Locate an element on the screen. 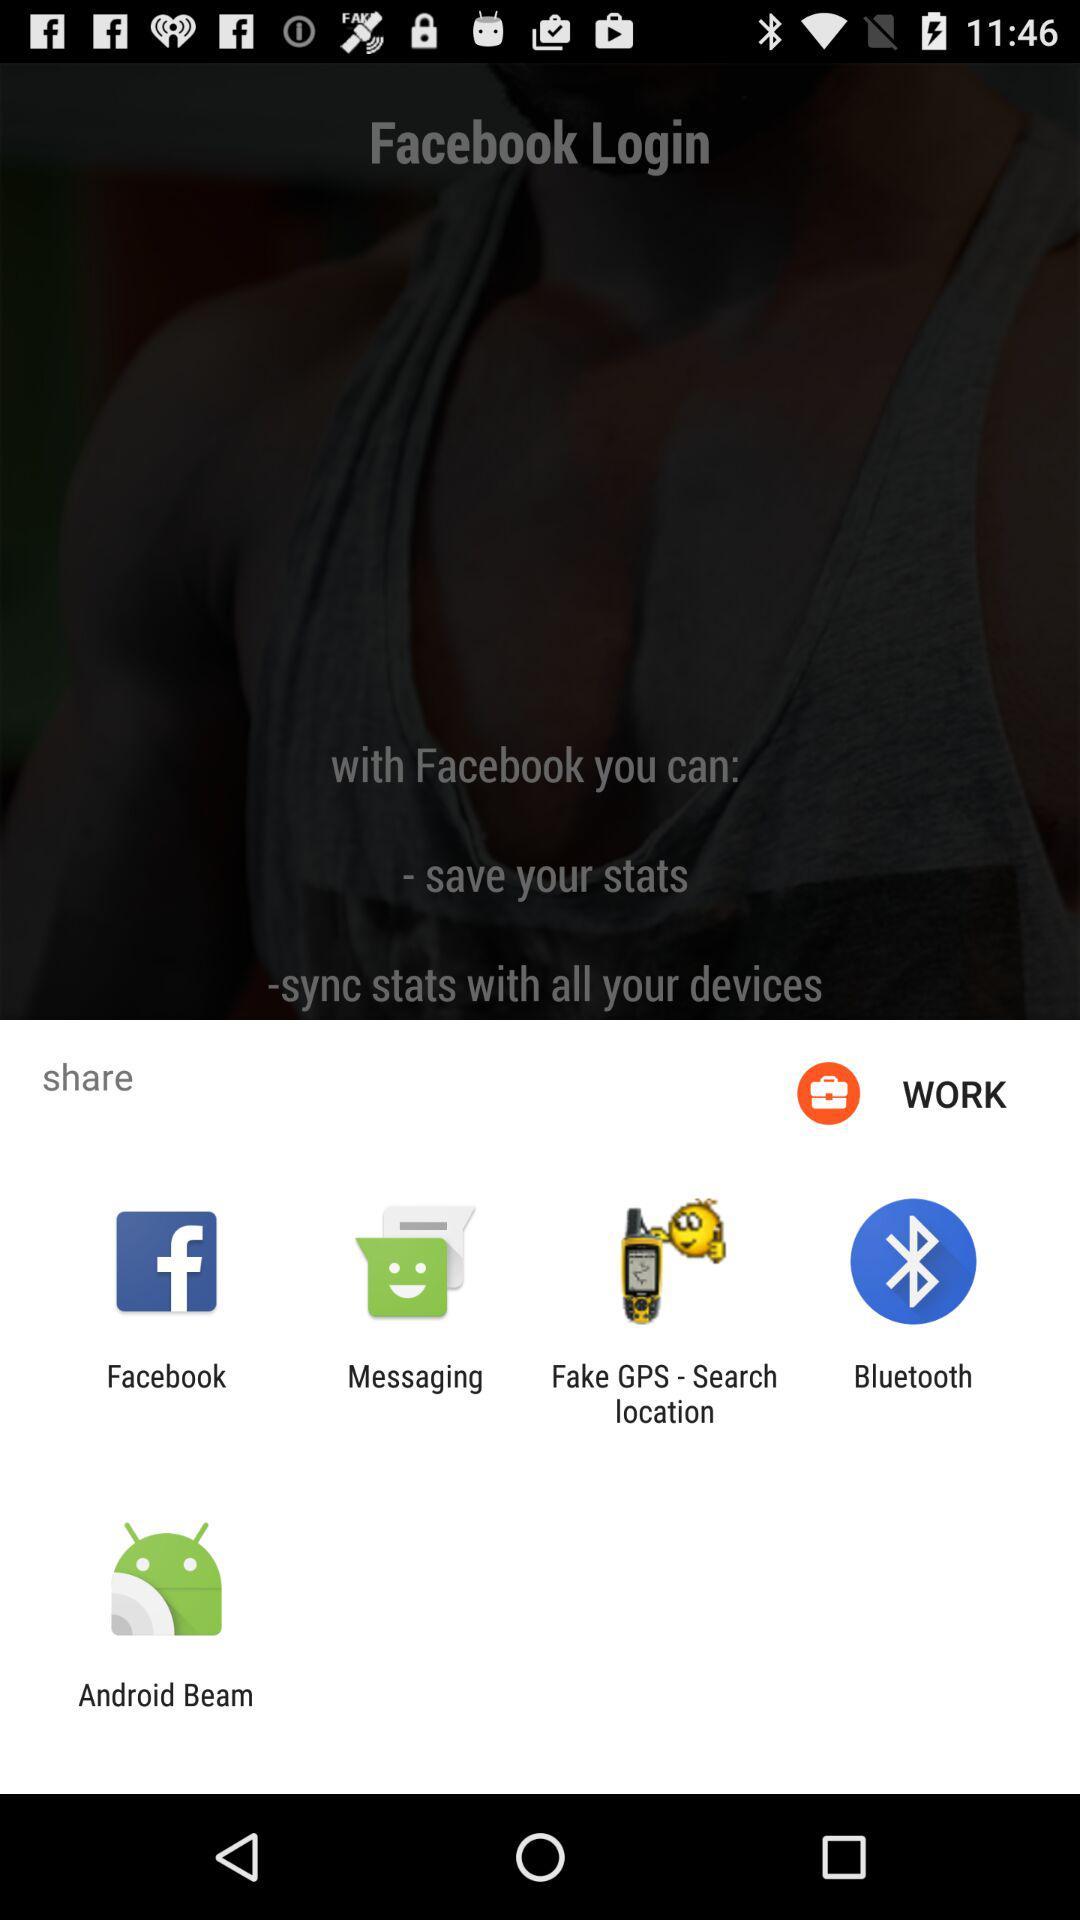  the app to the left of messaging item is located at coordinates (165, 1392).